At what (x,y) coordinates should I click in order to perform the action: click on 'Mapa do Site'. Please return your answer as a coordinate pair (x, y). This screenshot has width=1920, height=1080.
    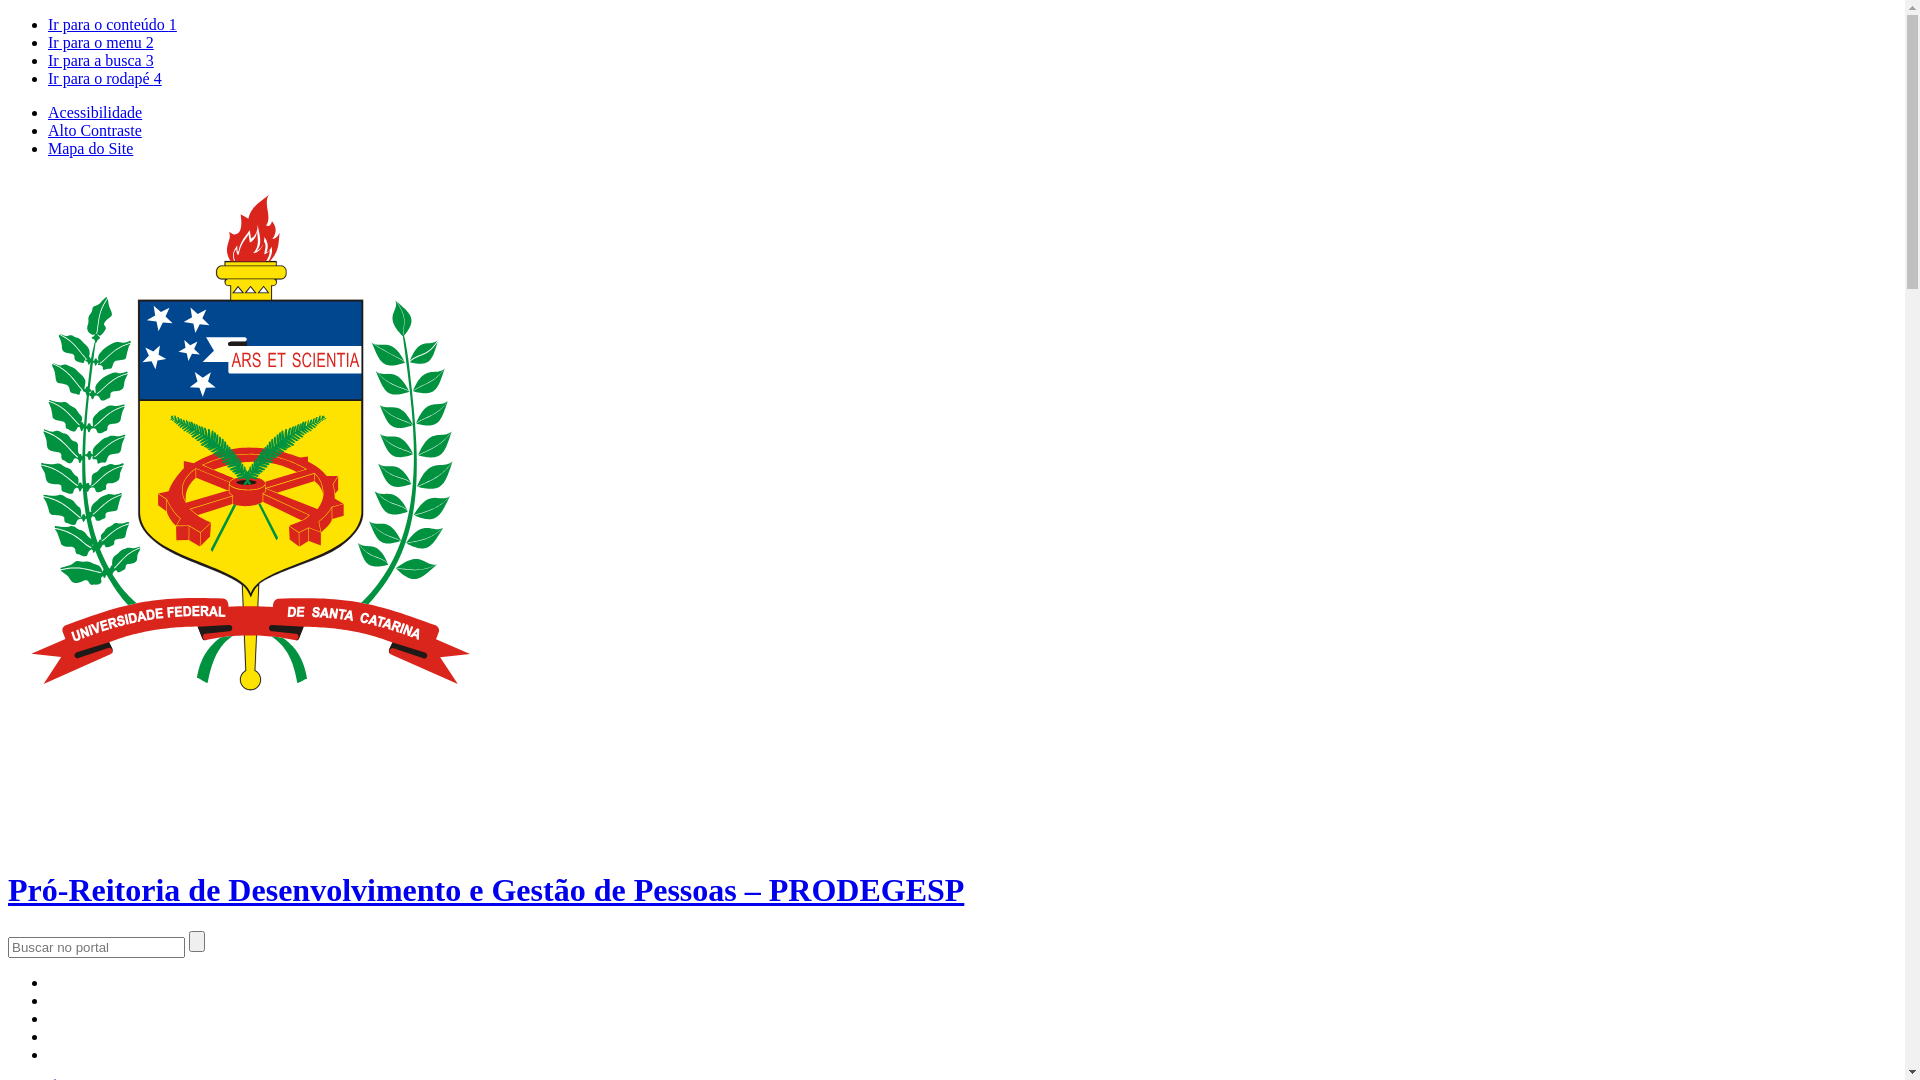
    Looking at the image, I should click on (89, 147).